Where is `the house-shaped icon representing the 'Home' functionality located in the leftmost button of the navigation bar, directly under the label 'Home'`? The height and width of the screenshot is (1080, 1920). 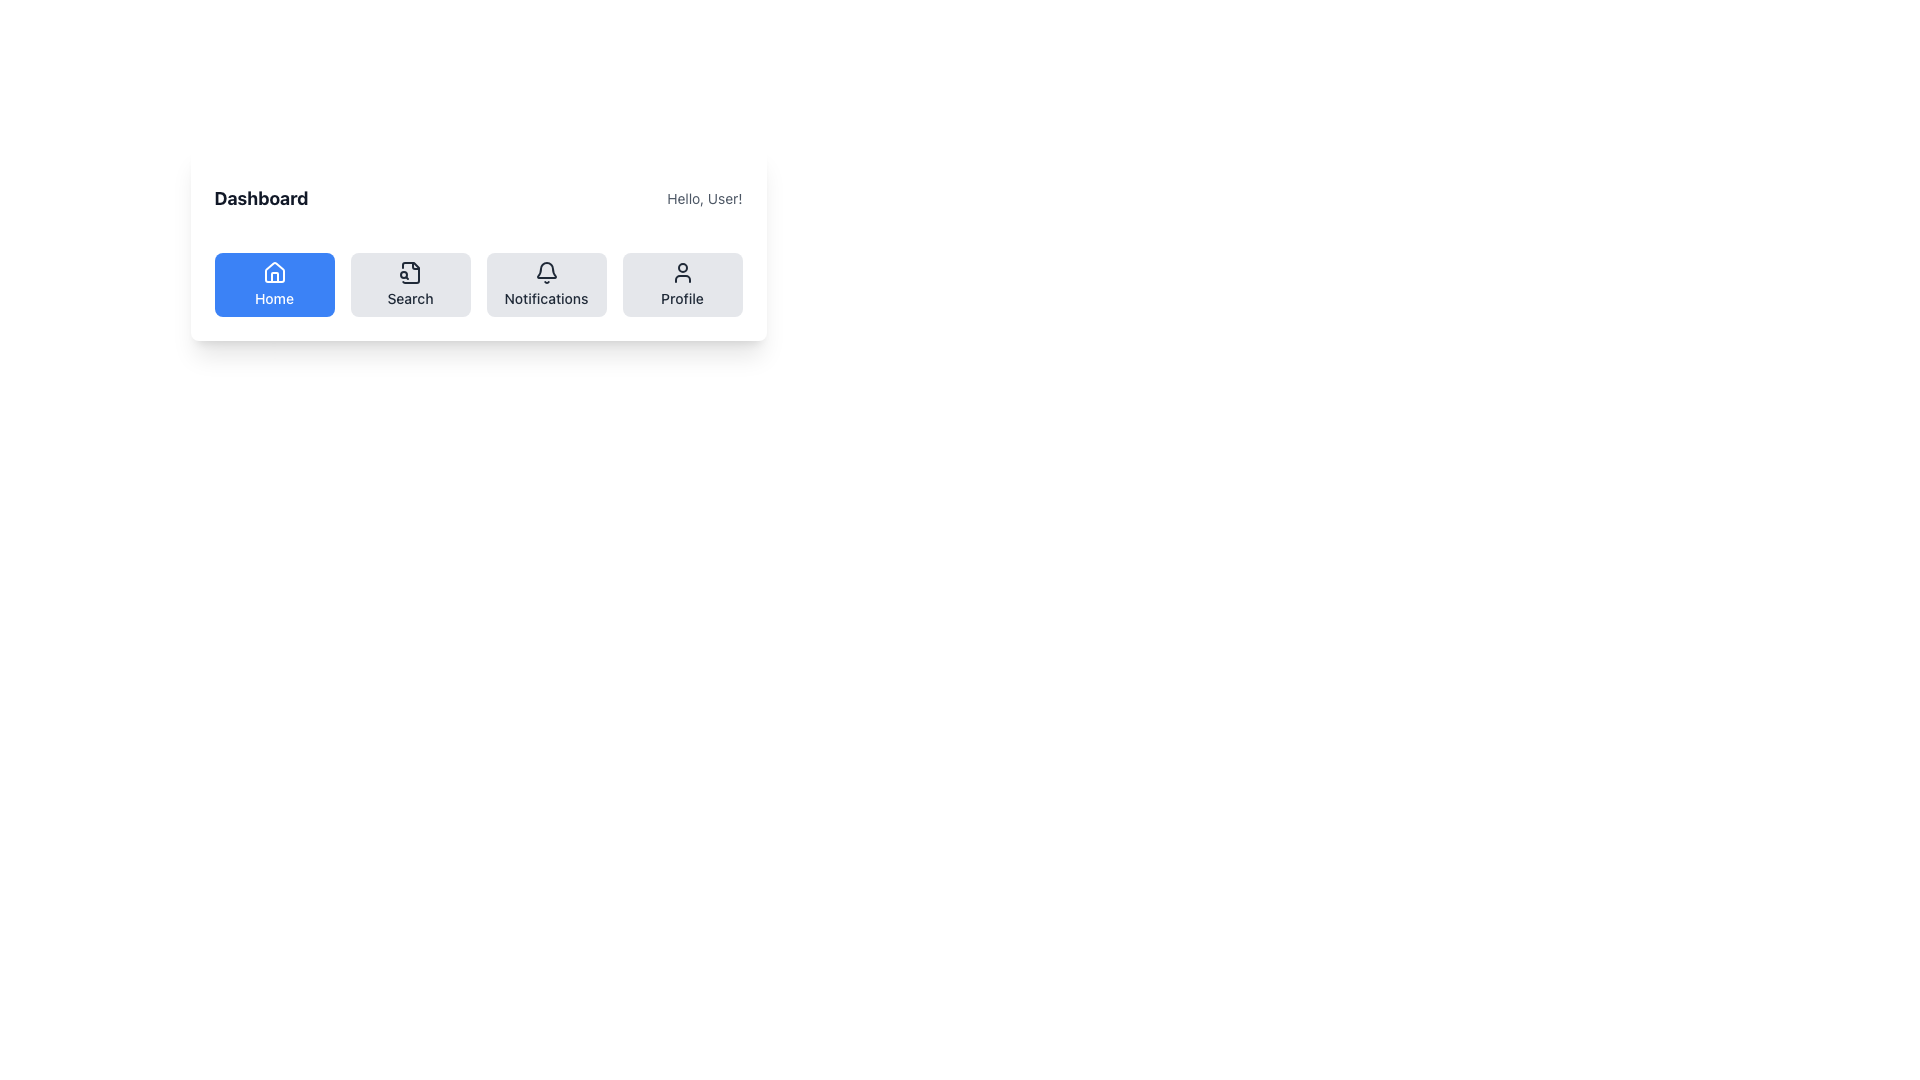
the house-shaped icon representing the 'Home' functionality located in the leftmost button of the navigation bar, directly under the label 'Home' is located at coordinates (273, 272).